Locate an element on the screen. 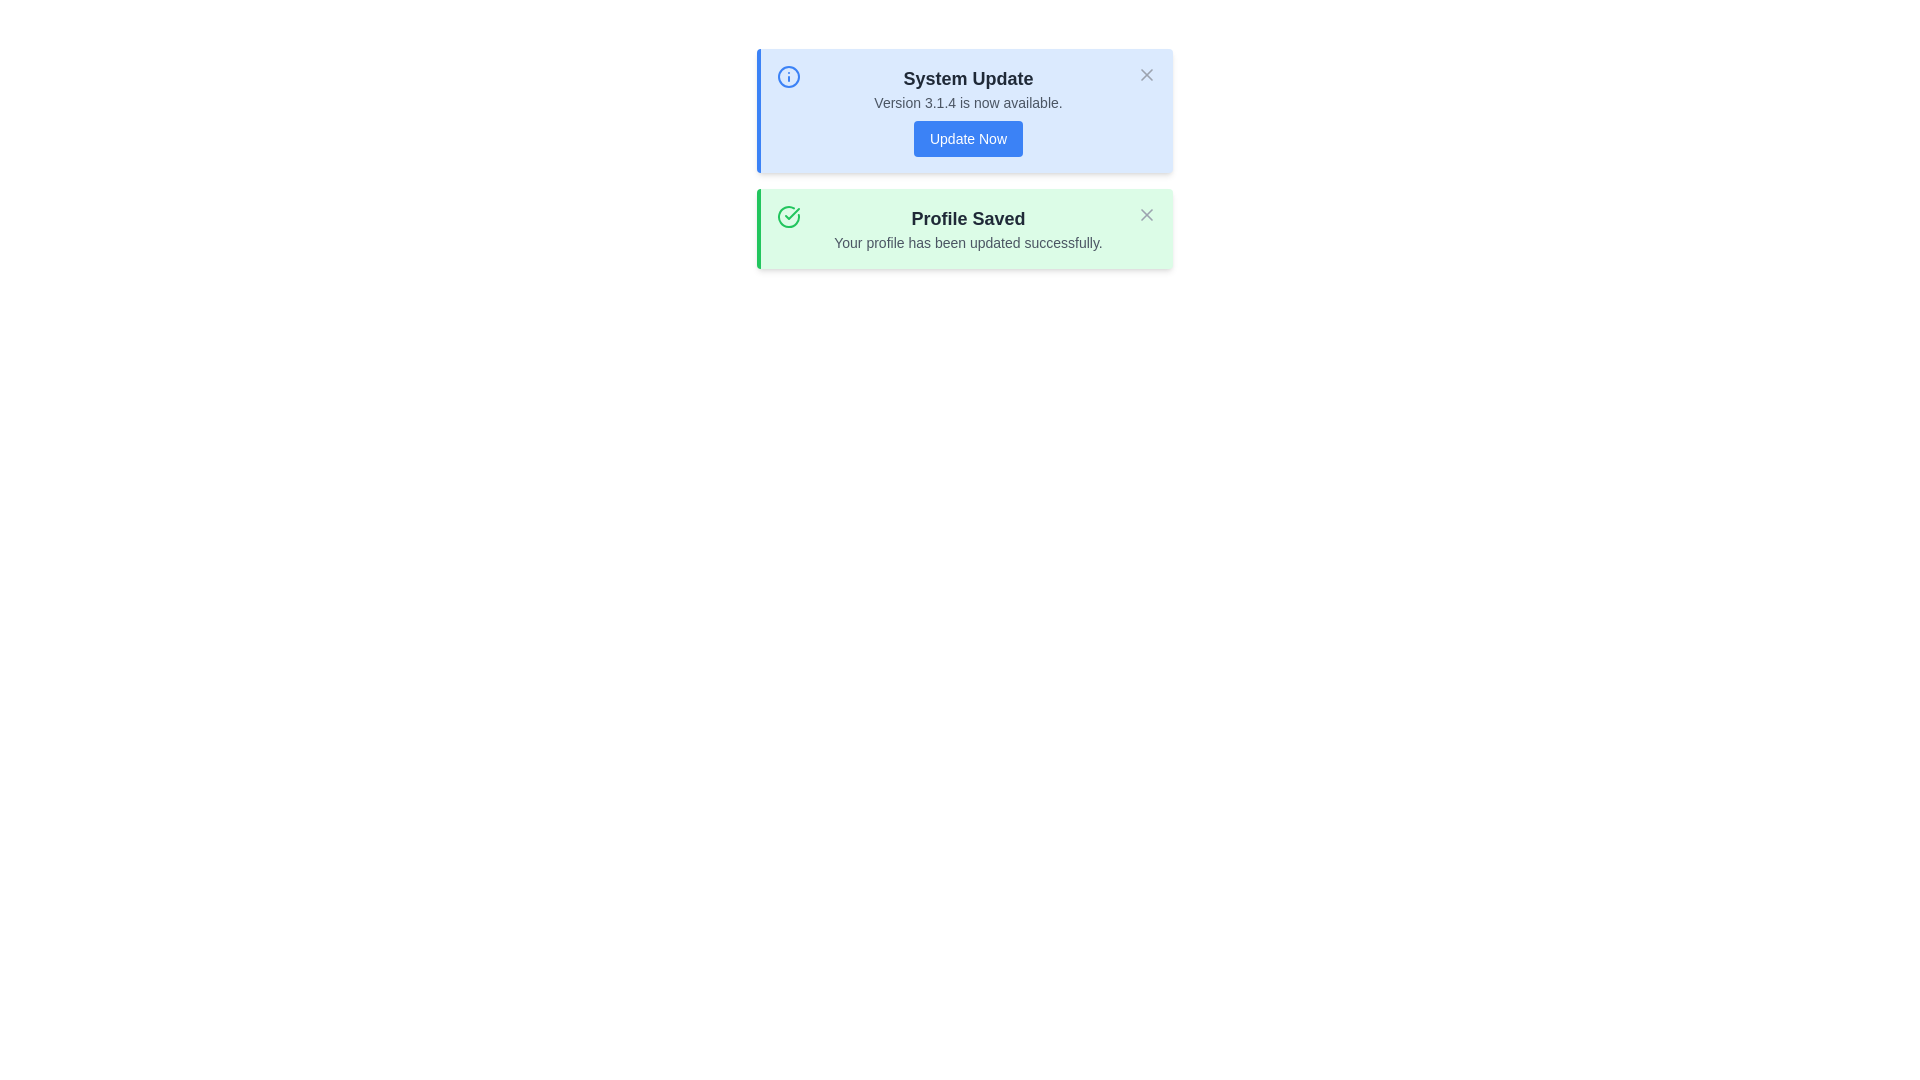 Image resolution: width=1920 pixels, height=1080 pixels. the circular shape within the green checkmark icon in the 'Profile Saved' section beneath the 'System Update' notification is located at coordinates (787, 216).